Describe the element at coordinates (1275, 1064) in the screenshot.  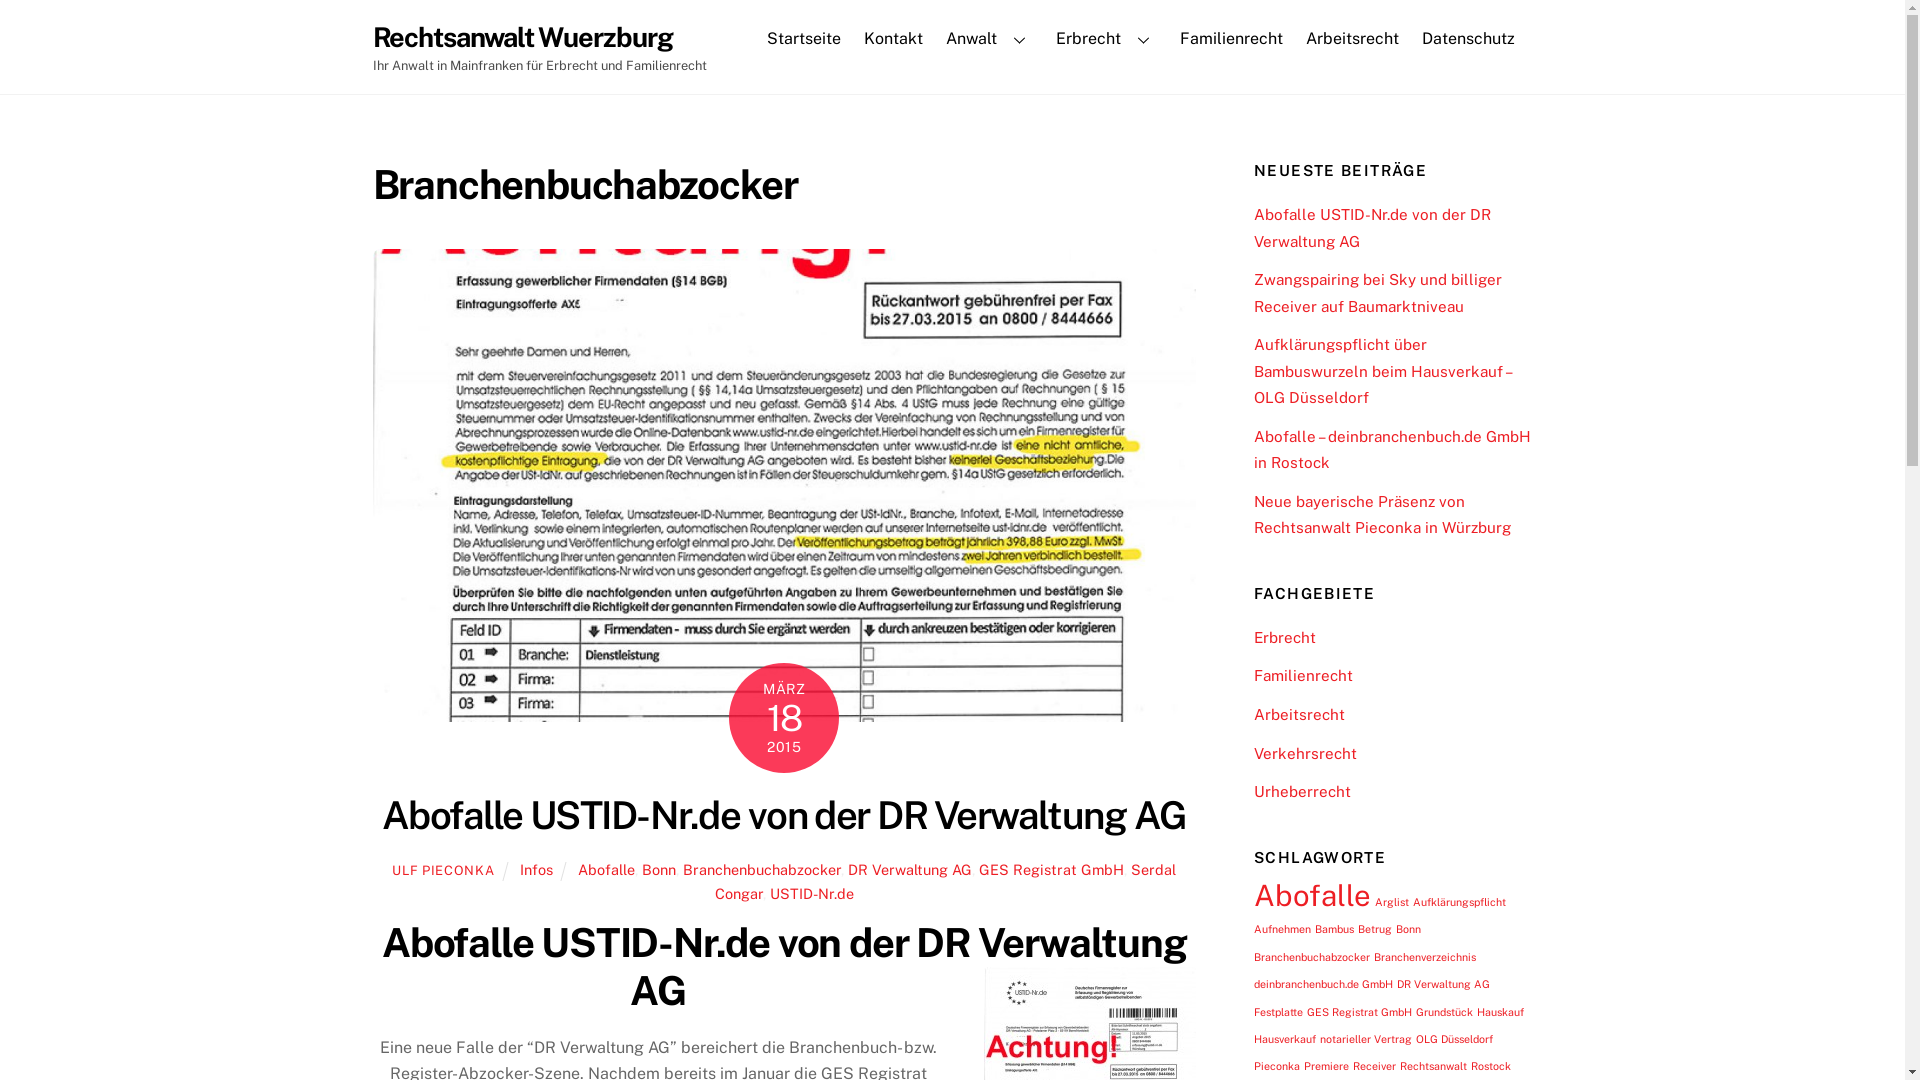
I see `'Pieconka'` at that location.